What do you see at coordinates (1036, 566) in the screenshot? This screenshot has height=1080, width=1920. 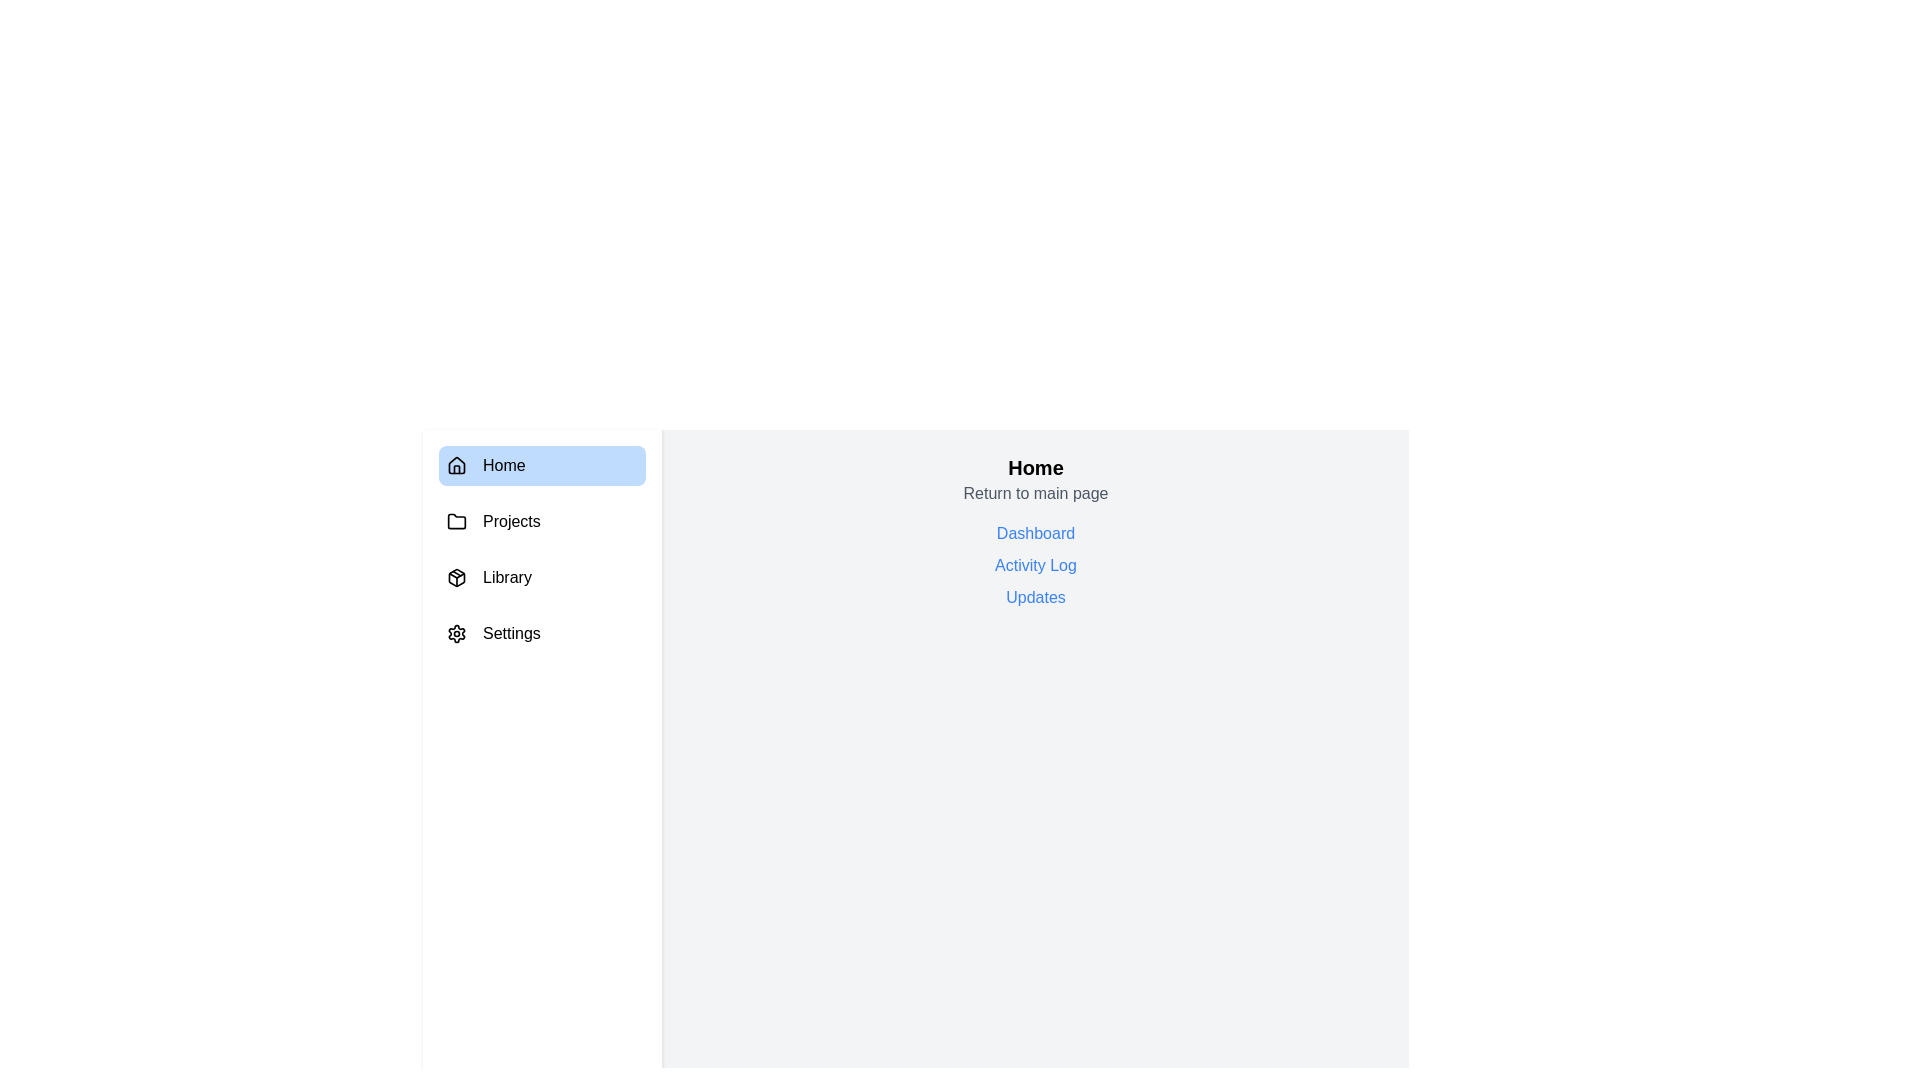 I see `any of the interactive text links located beneath the subtitle 'Return to main page'` at bounding box center [1036, 566].